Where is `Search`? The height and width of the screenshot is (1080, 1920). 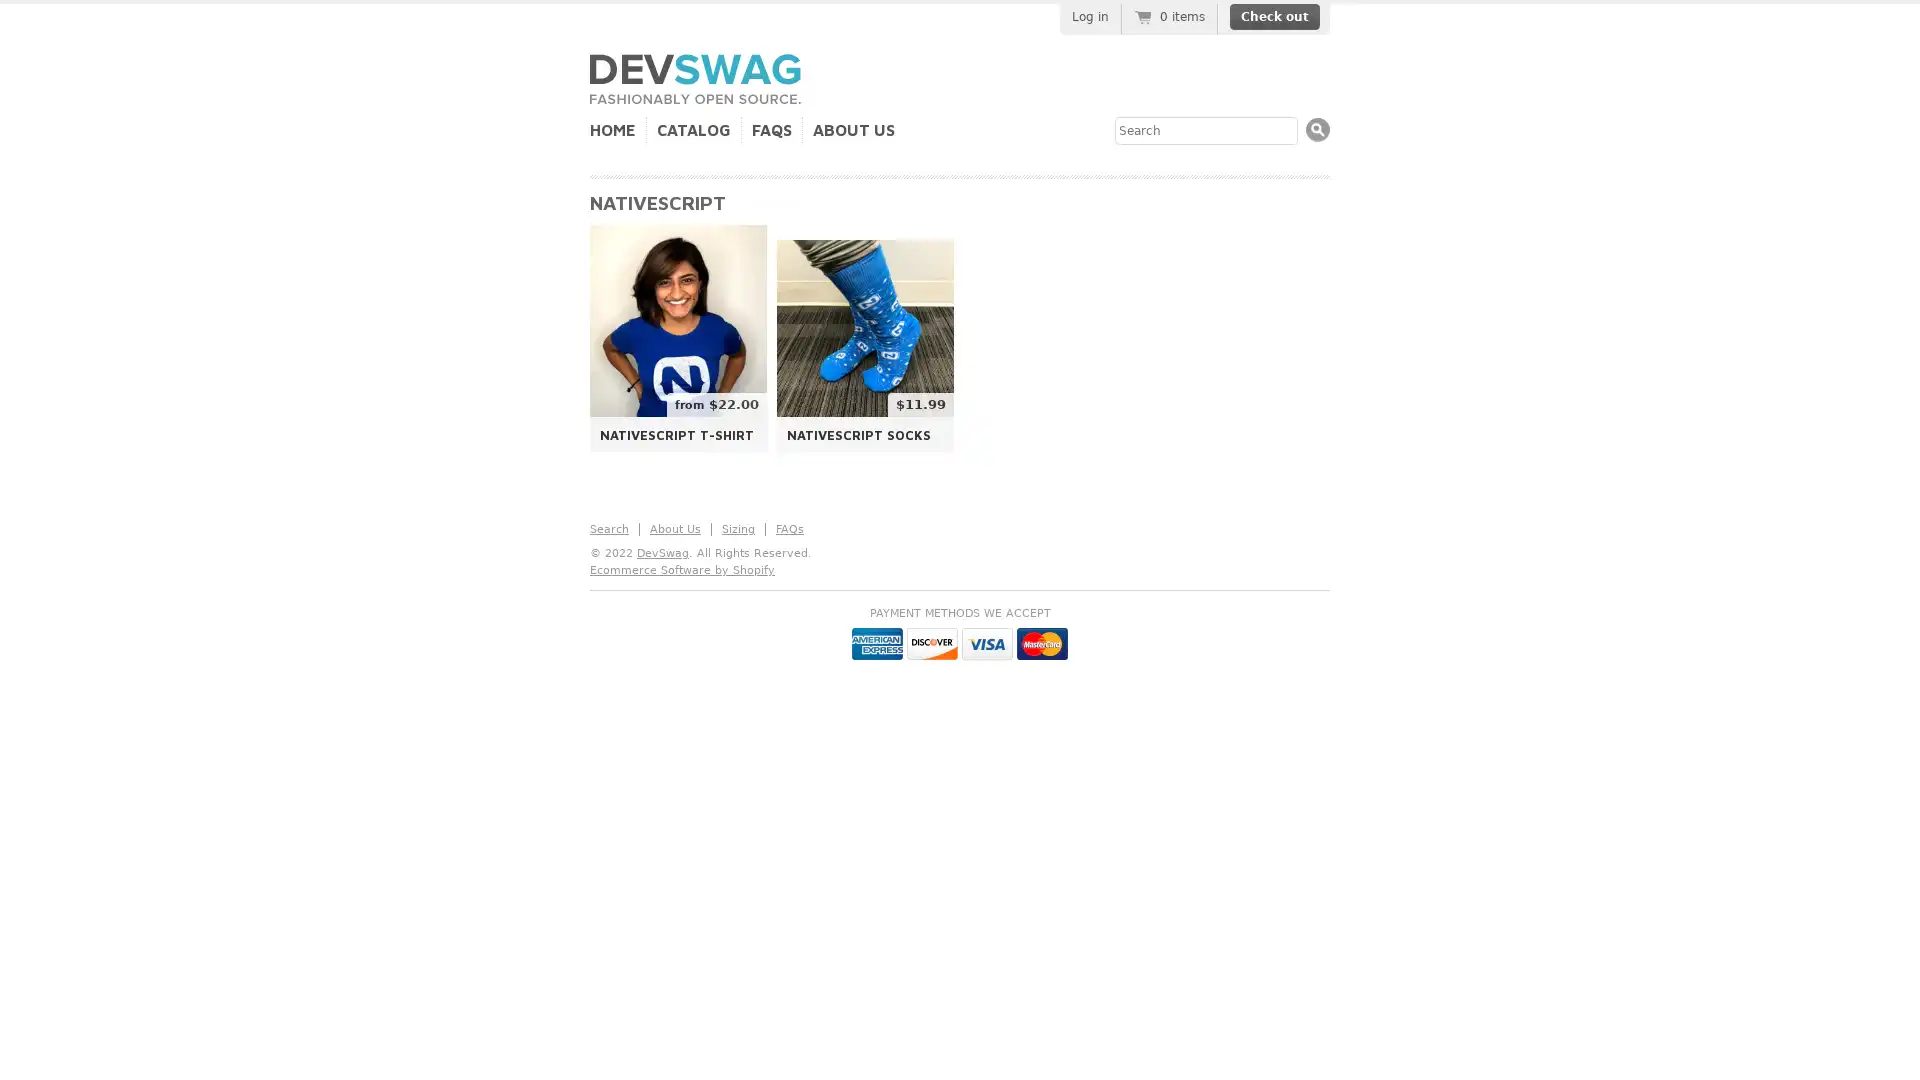 Search is located at coordinates (1318, 129).